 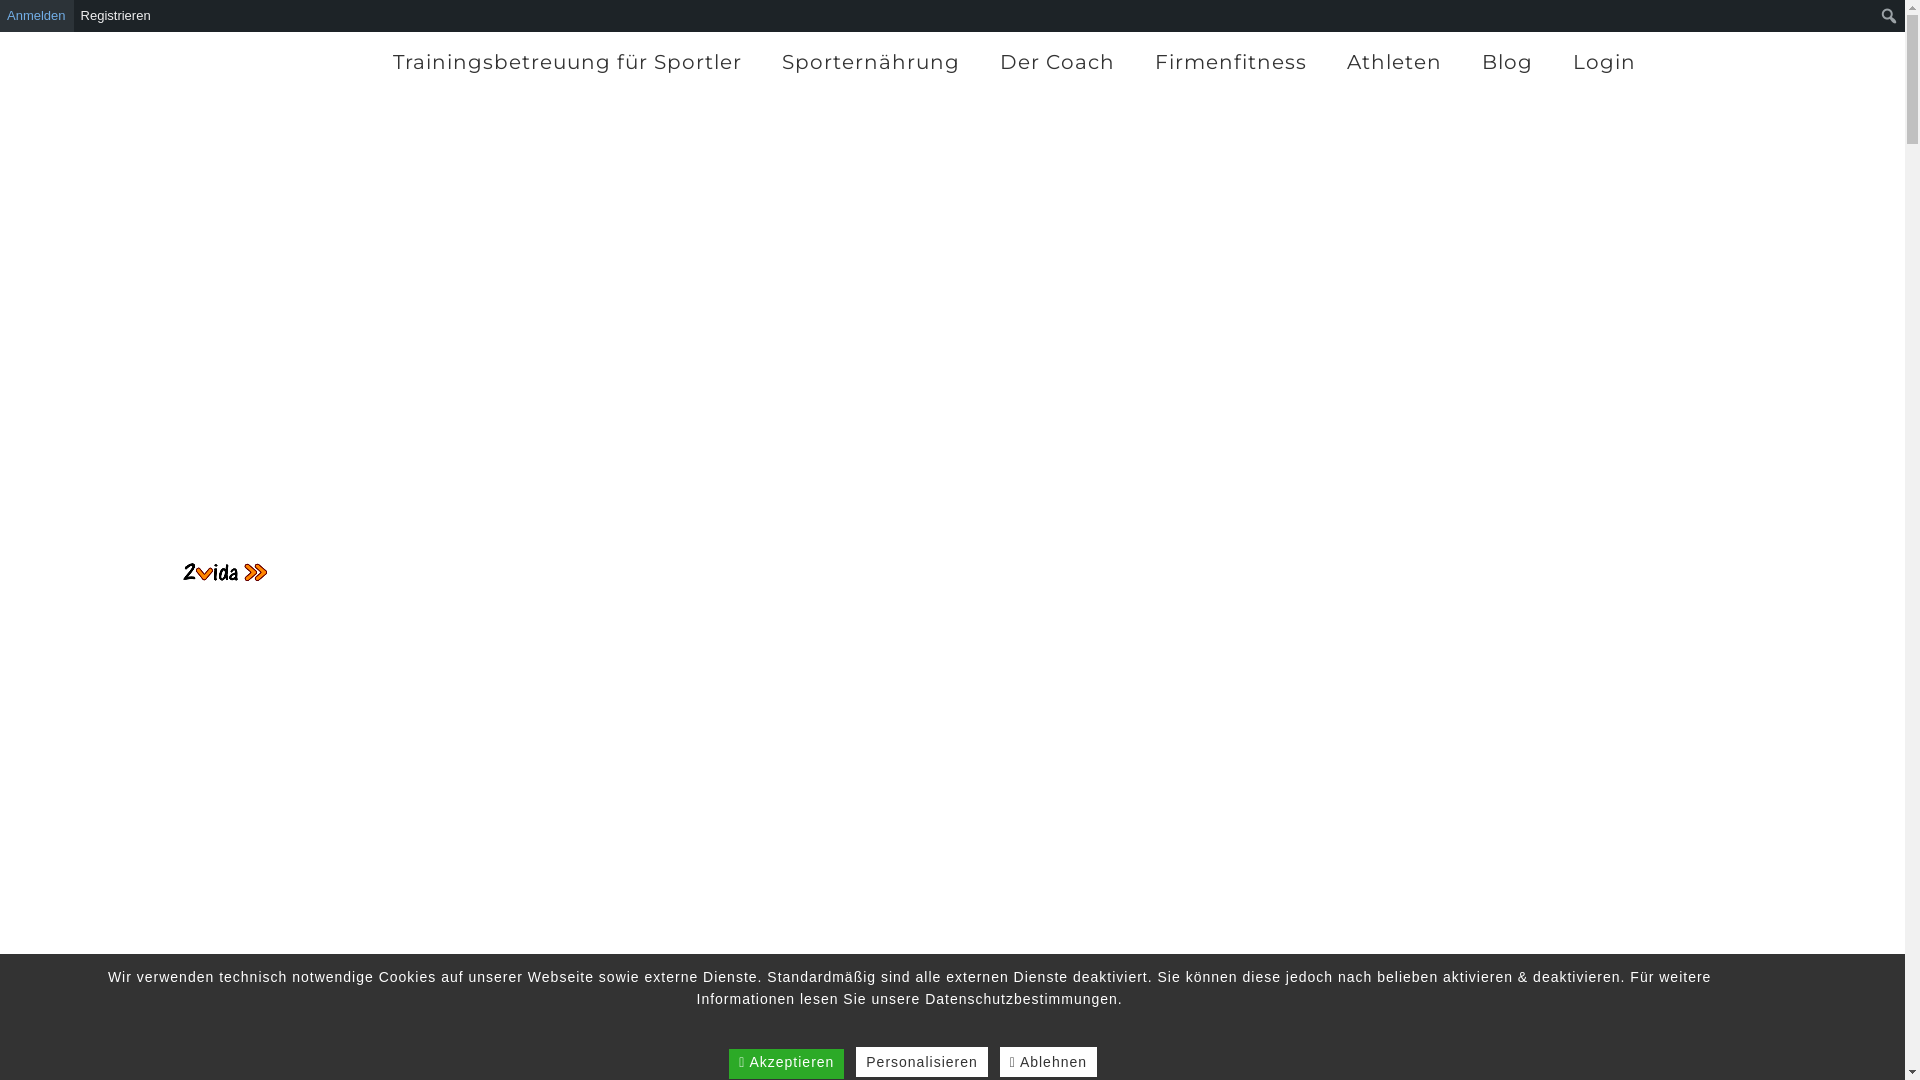 What do you see at coordinates (979, 60) in the screenshot?
I see `'Der Coach'` at bounding box center [979, 60].